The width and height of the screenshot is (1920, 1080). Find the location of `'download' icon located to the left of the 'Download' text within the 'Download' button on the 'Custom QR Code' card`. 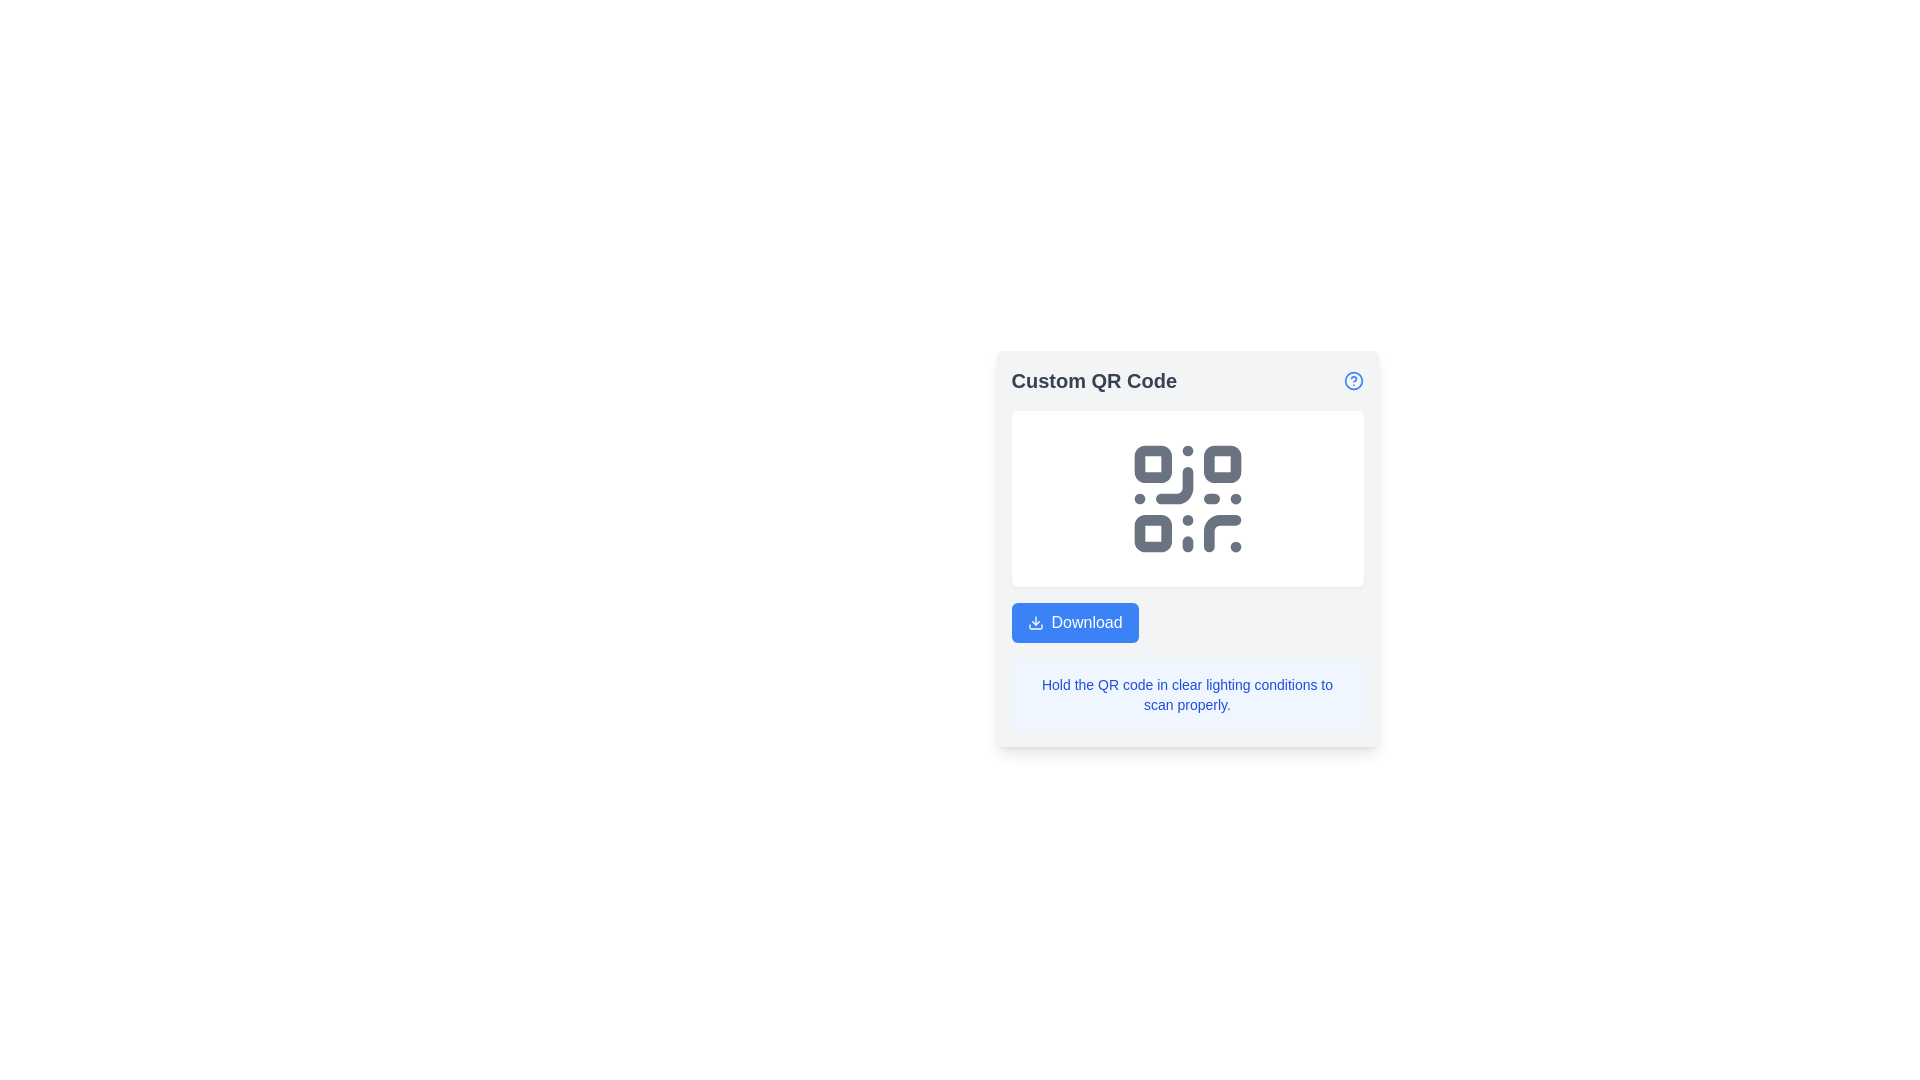

'download' icon located to the left of the 'Download' text within the 'Download' button on the 'Custom QR Code' card is located at coordinates (1035, 622).